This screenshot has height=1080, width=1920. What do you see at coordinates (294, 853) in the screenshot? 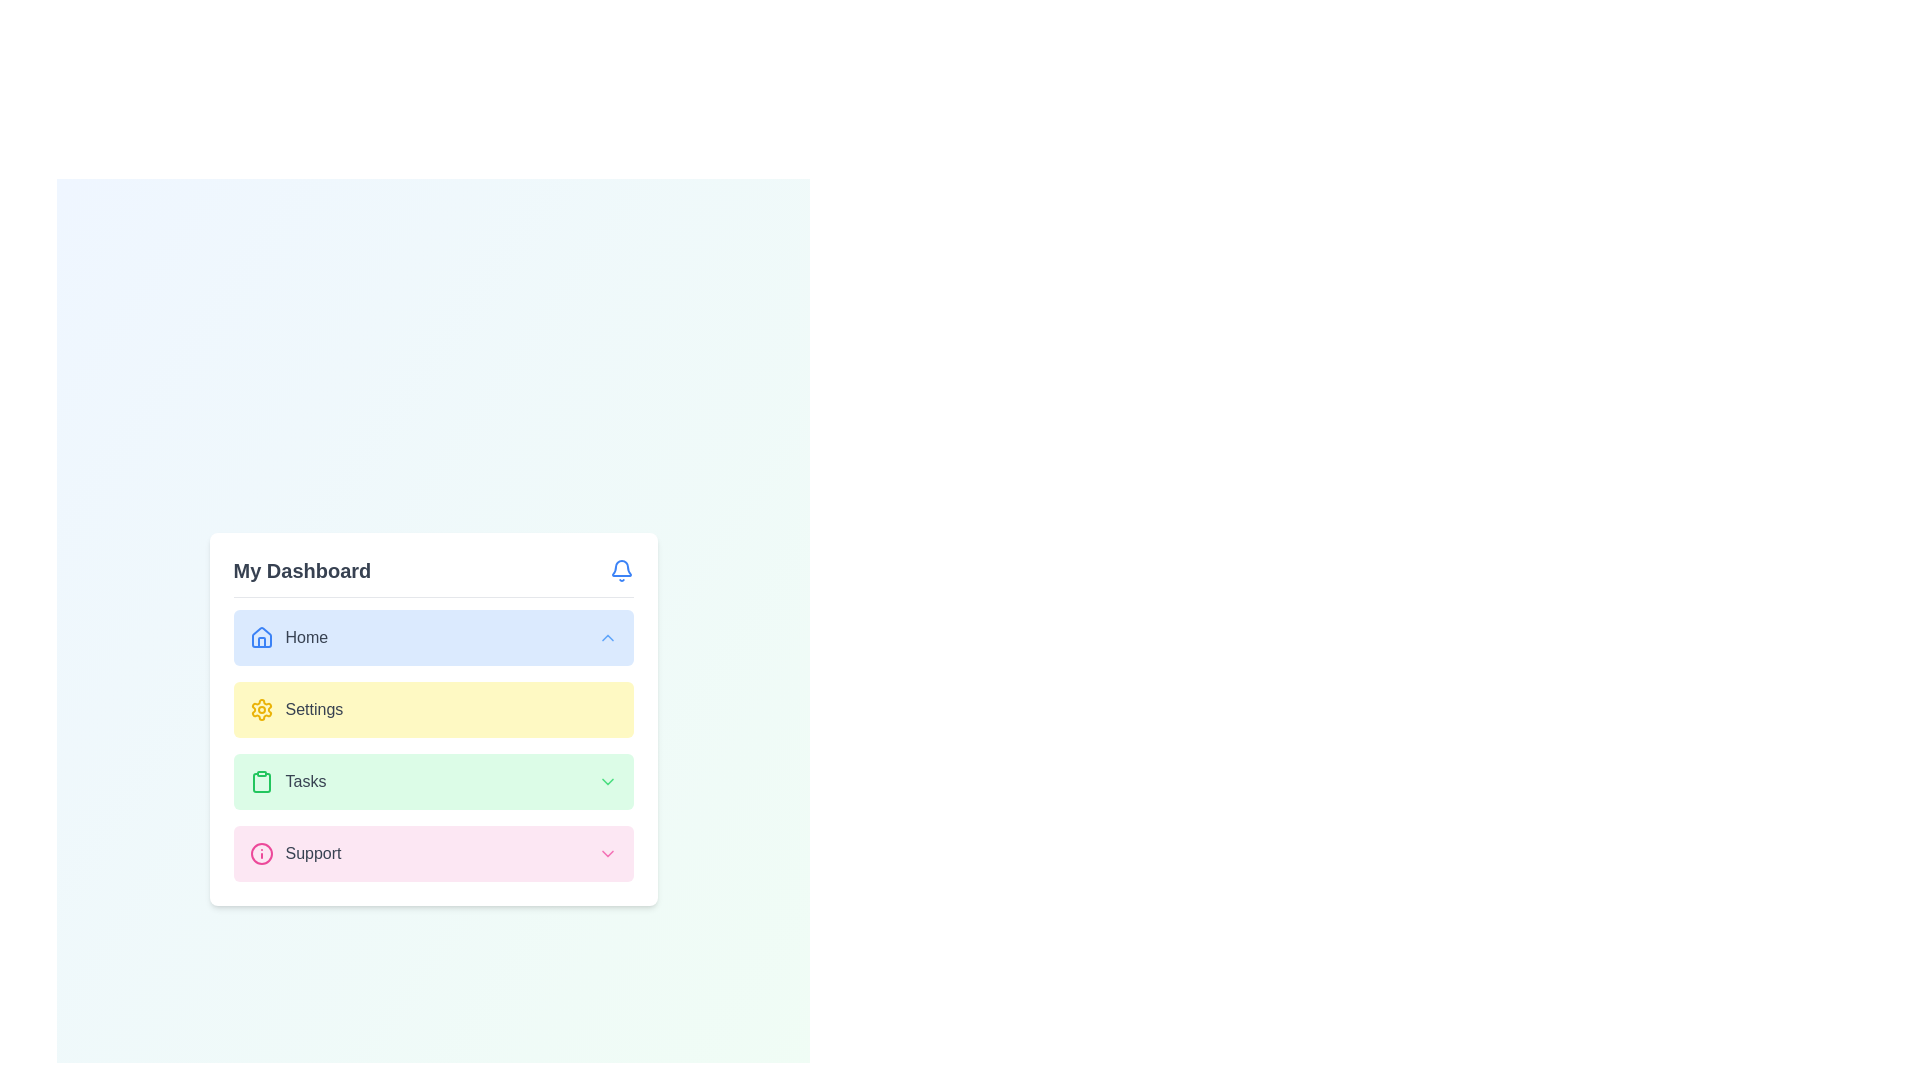
I see `text content of the 'Support' label located within the fourth item of the vertically stacked list under 'My Dashboard'` at bounding box center [294, 853].